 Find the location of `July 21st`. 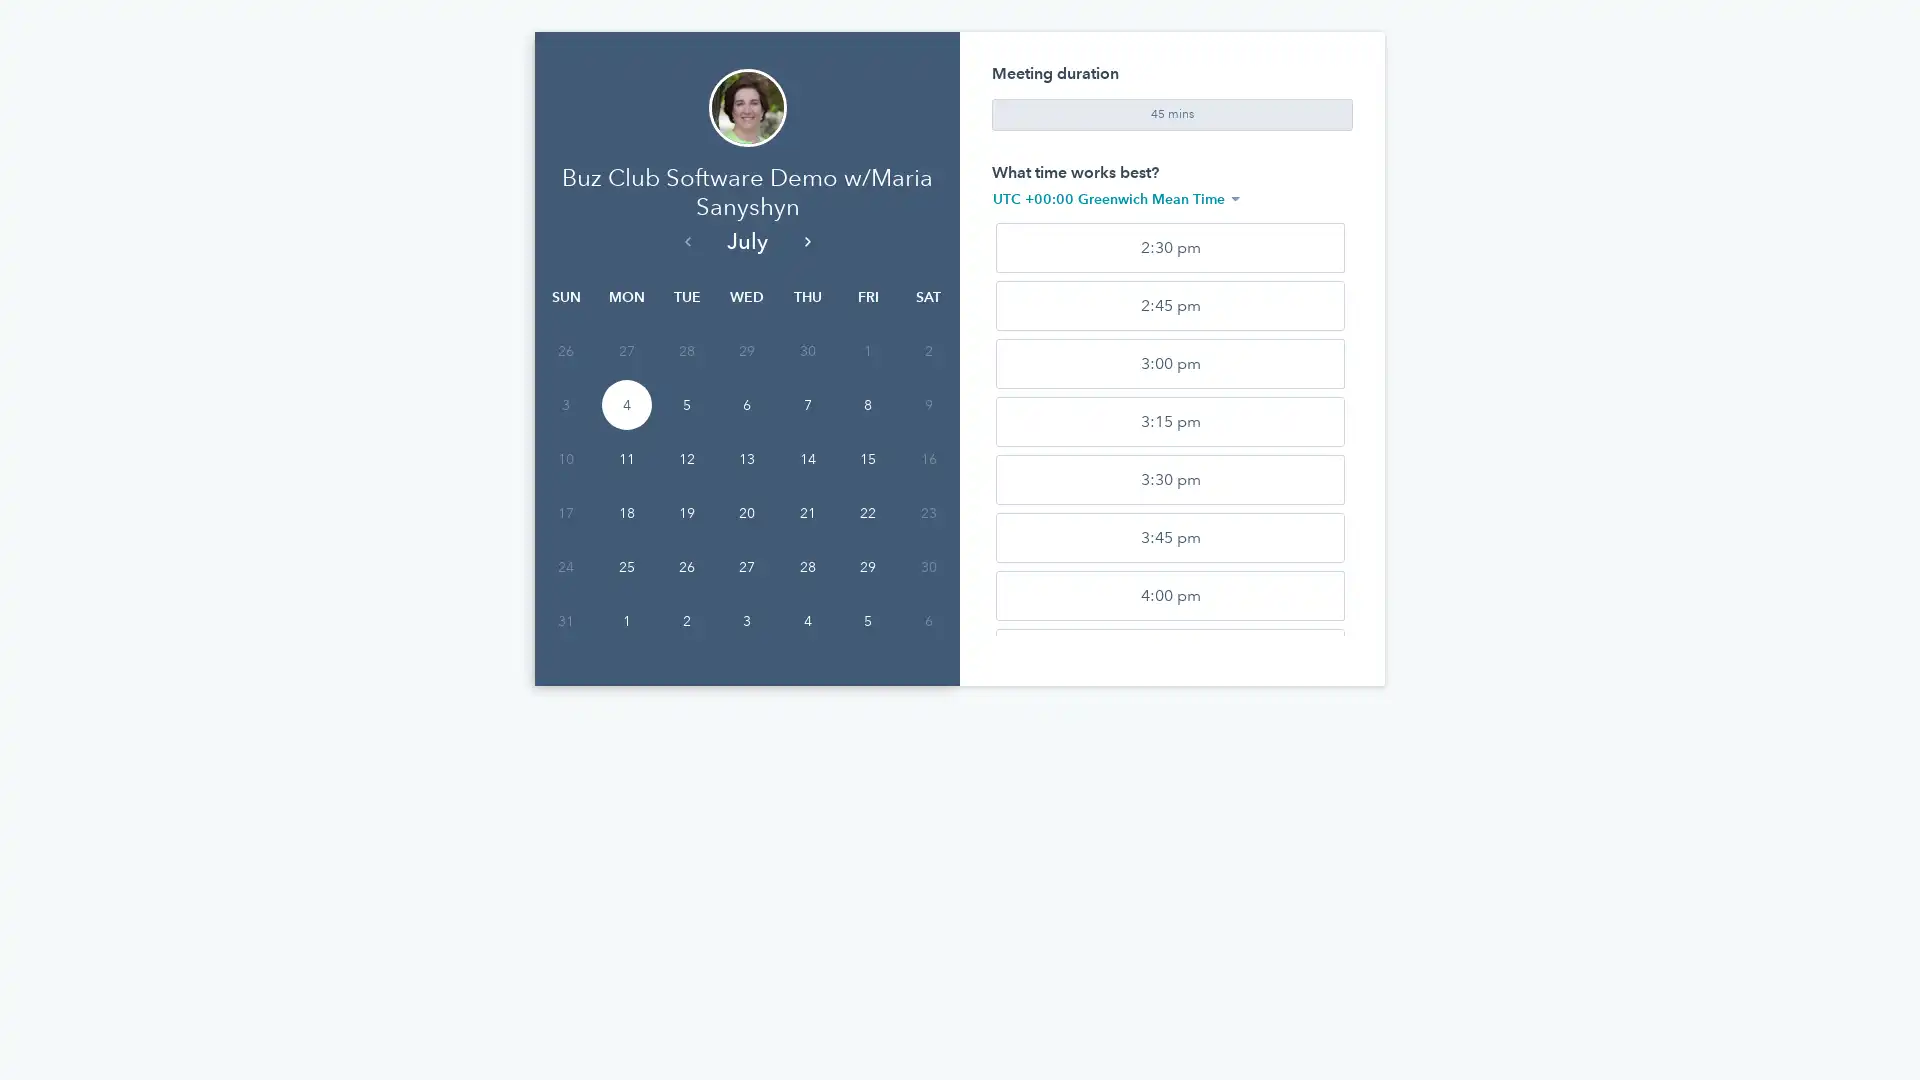

July 21st is located at coordinates (806, 588).